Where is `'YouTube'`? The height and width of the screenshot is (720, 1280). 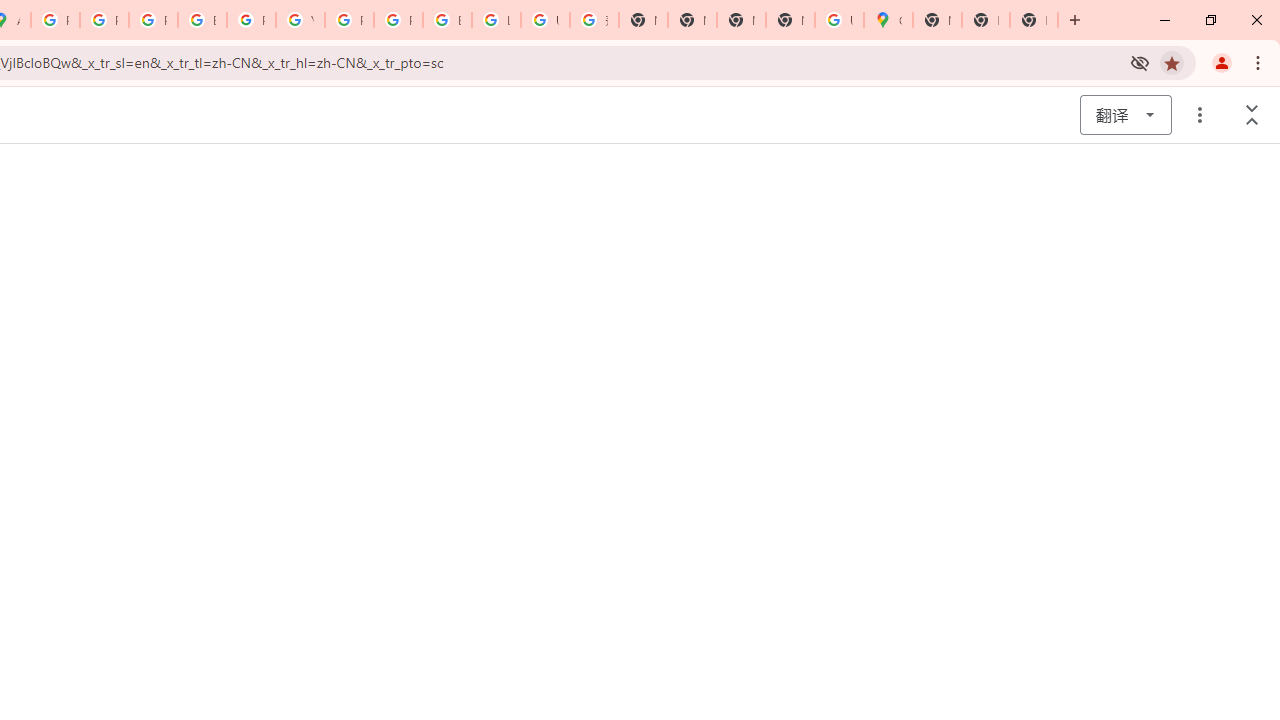 'YouTube' is located at coordinates (299, 20).